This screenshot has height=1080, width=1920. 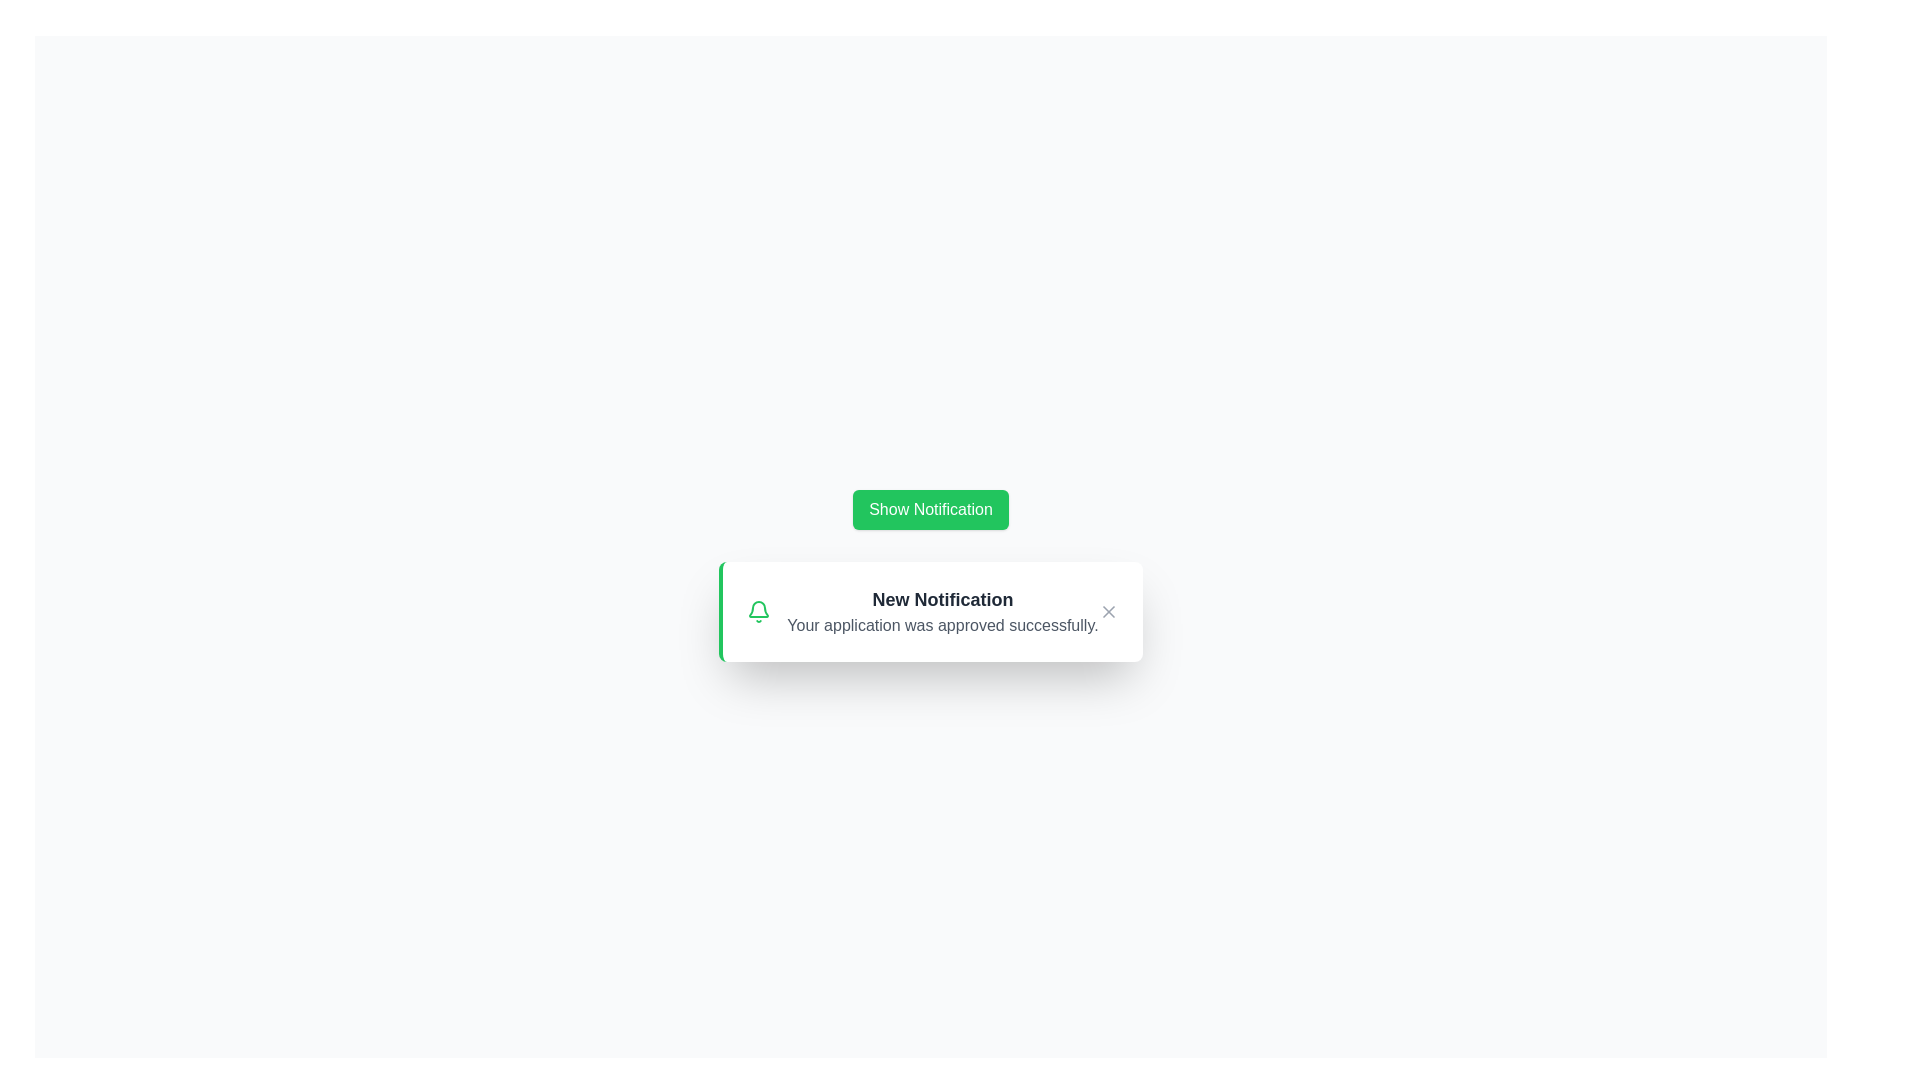 What do you see at coordinates (1107, 611) in the screenshot?
I see `the close button located at the top-right corner of the notification card` at bounding box center [1107, 611].